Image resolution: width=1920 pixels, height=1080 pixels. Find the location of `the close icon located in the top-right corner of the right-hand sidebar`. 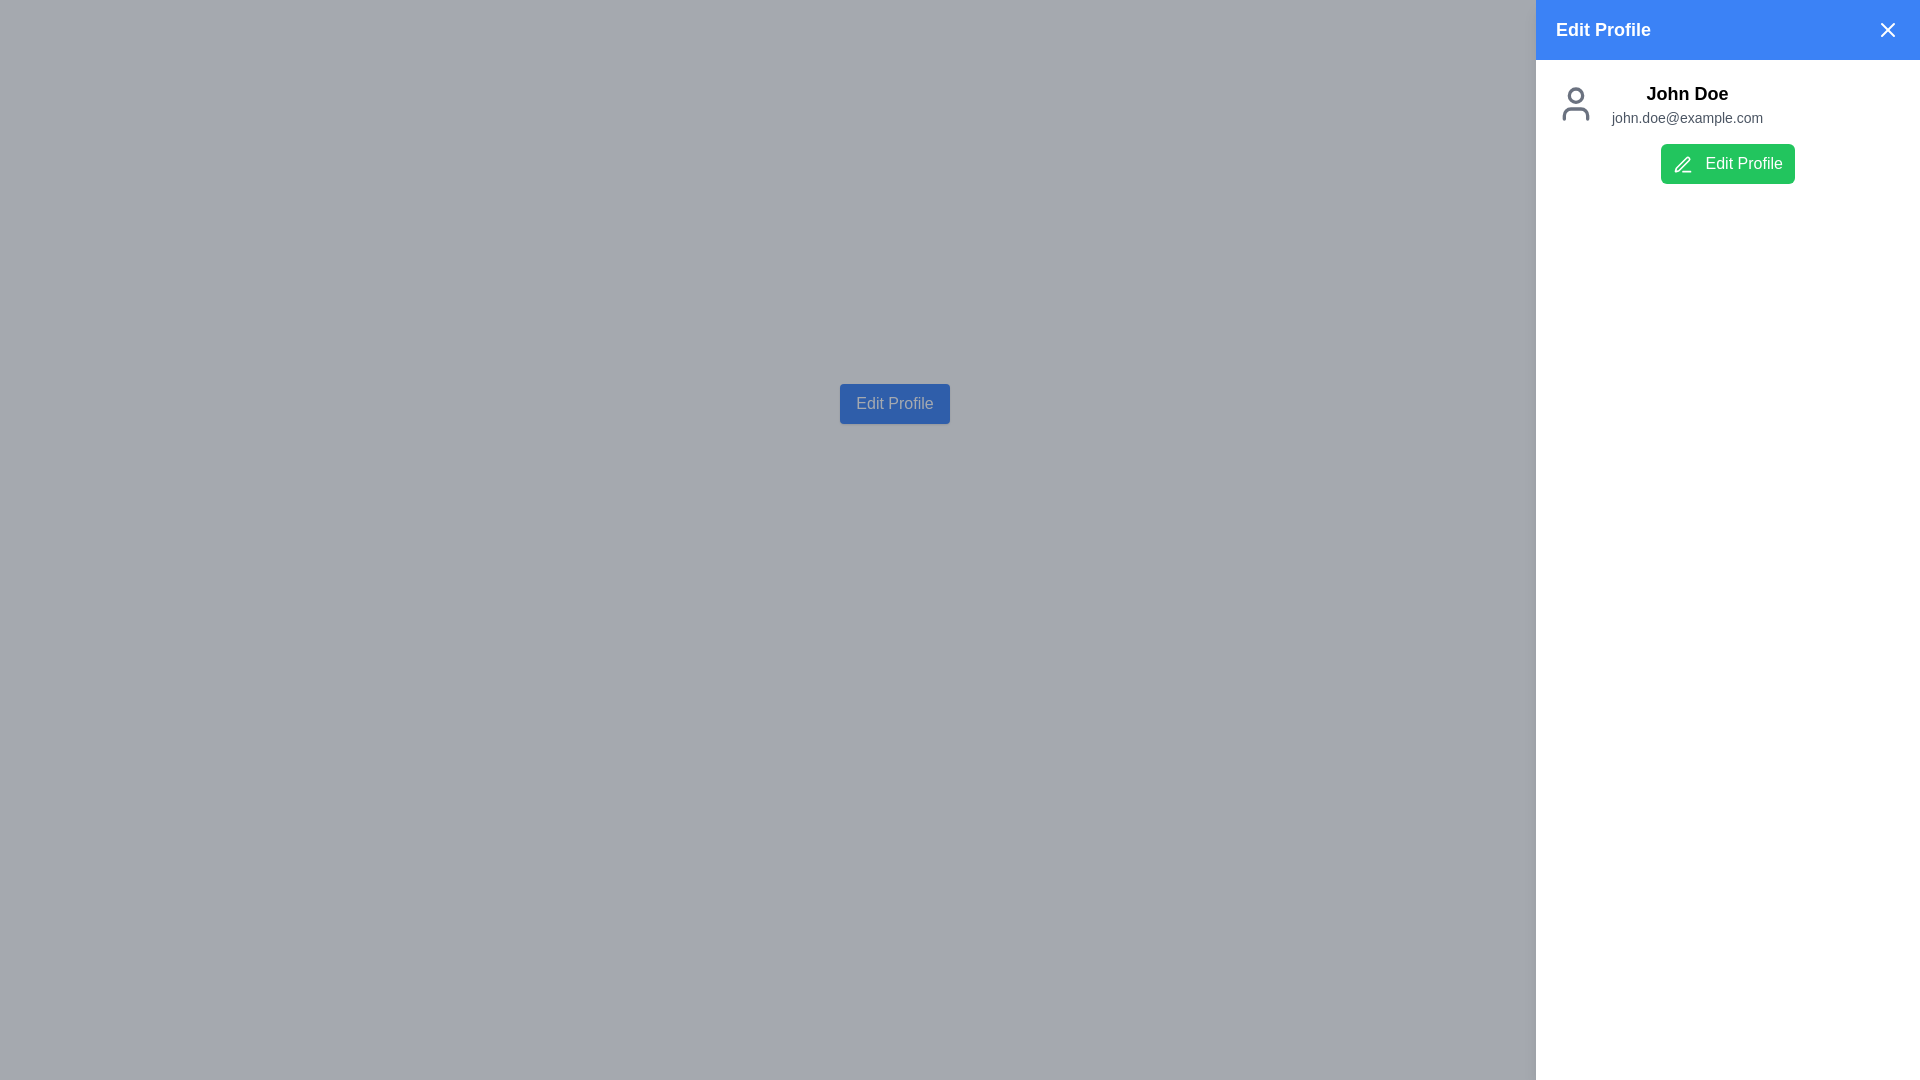

the close icon located in the top-right corner of the right-hand sidebar is located at coordinates (1886, 30).